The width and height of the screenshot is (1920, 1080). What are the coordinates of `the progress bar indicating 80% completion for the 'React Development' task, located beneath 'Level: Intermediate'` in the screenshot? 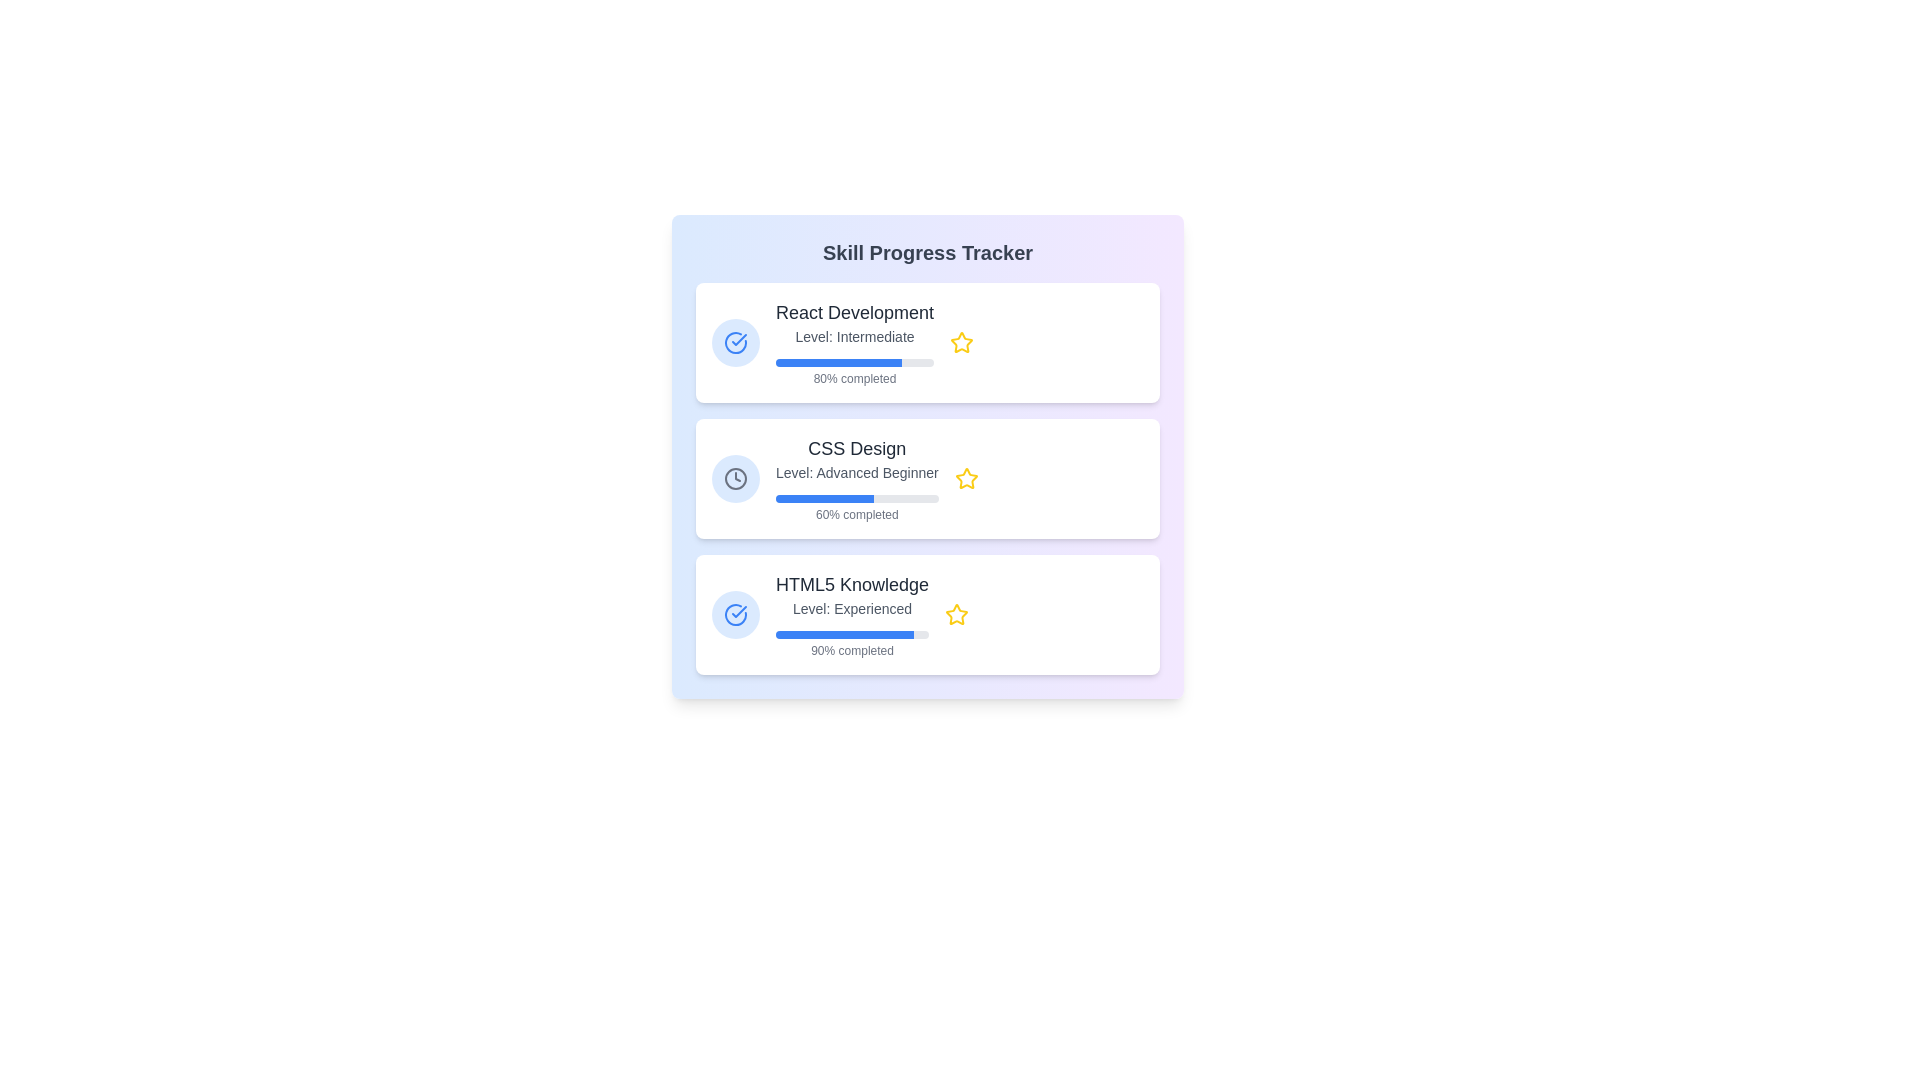 It's located at (854, 370).